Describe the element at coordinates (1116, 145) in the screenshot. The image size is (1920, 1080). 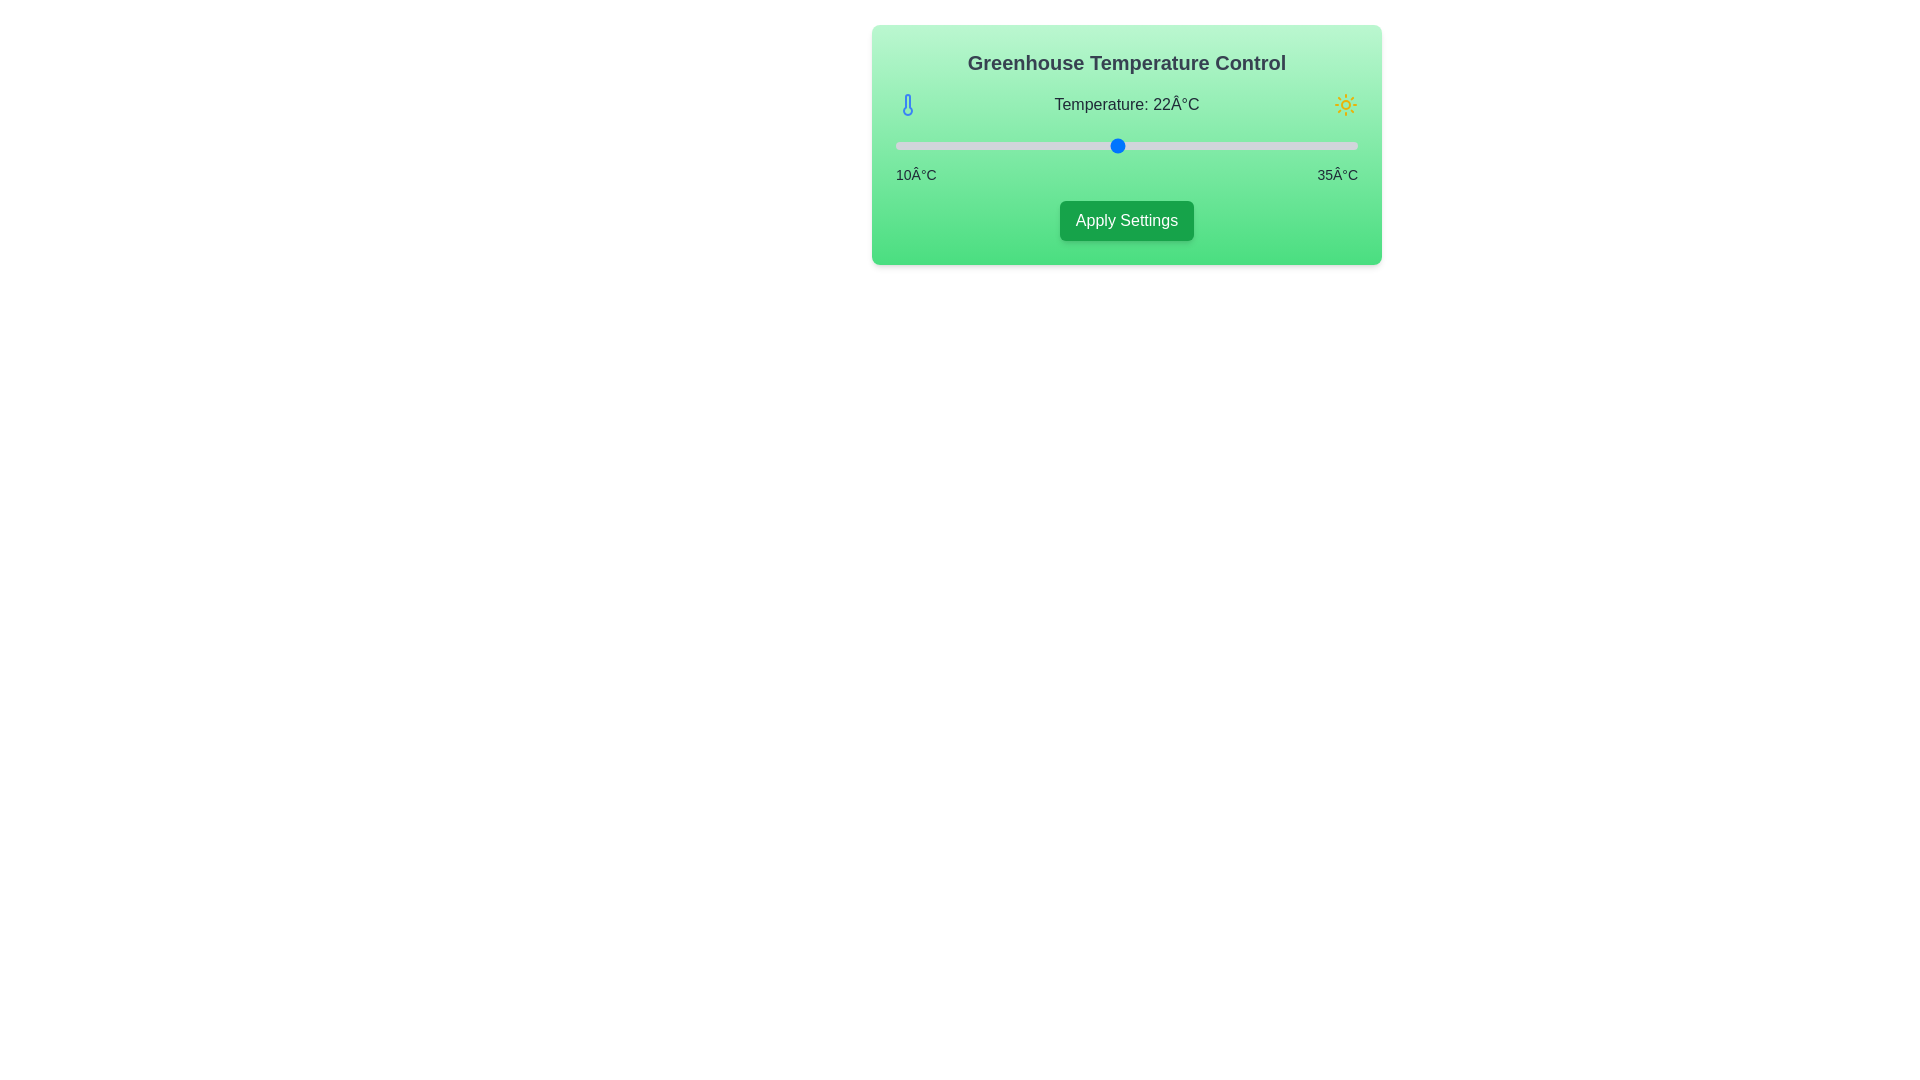
I see `the temperature slider to 22°C` at that location.